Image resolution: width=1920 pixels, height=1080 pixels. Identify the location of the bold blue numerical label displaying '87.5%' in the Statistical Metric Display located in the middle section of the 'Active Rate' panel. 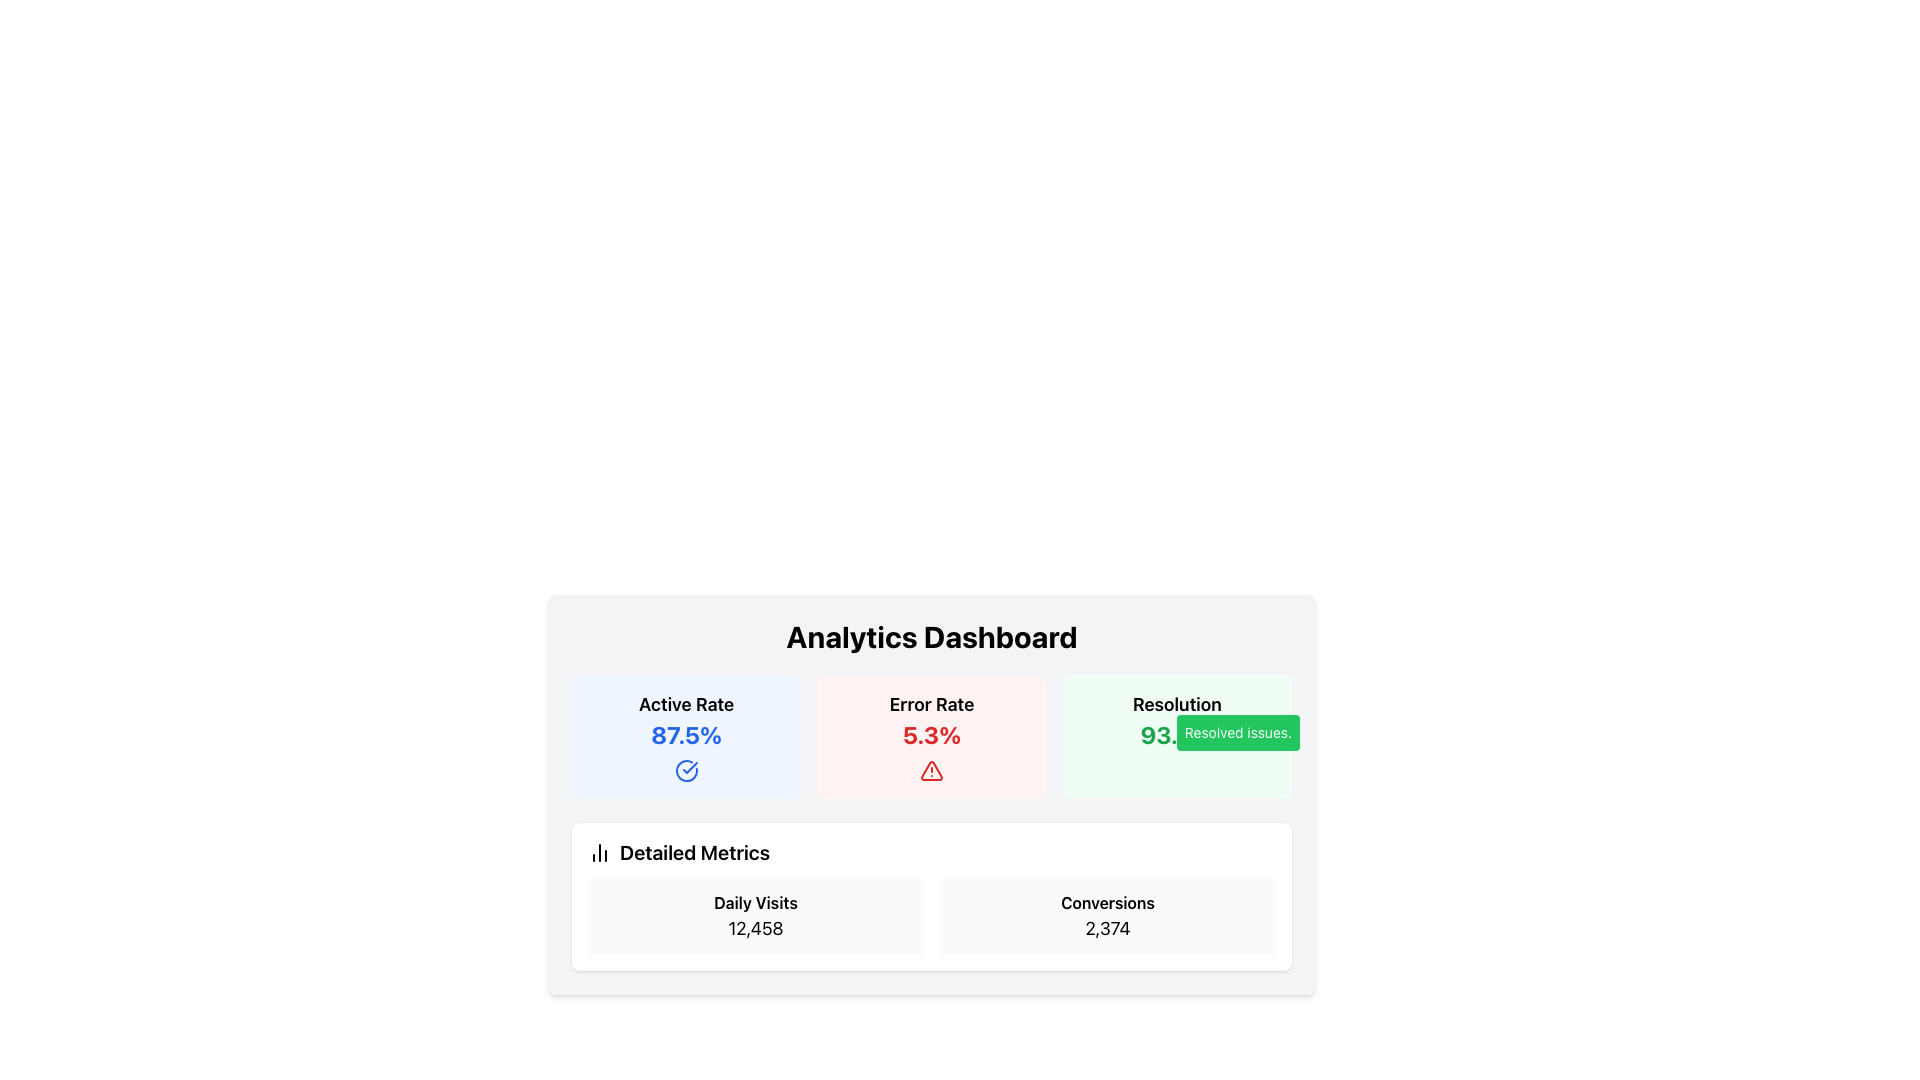
(686, 735).